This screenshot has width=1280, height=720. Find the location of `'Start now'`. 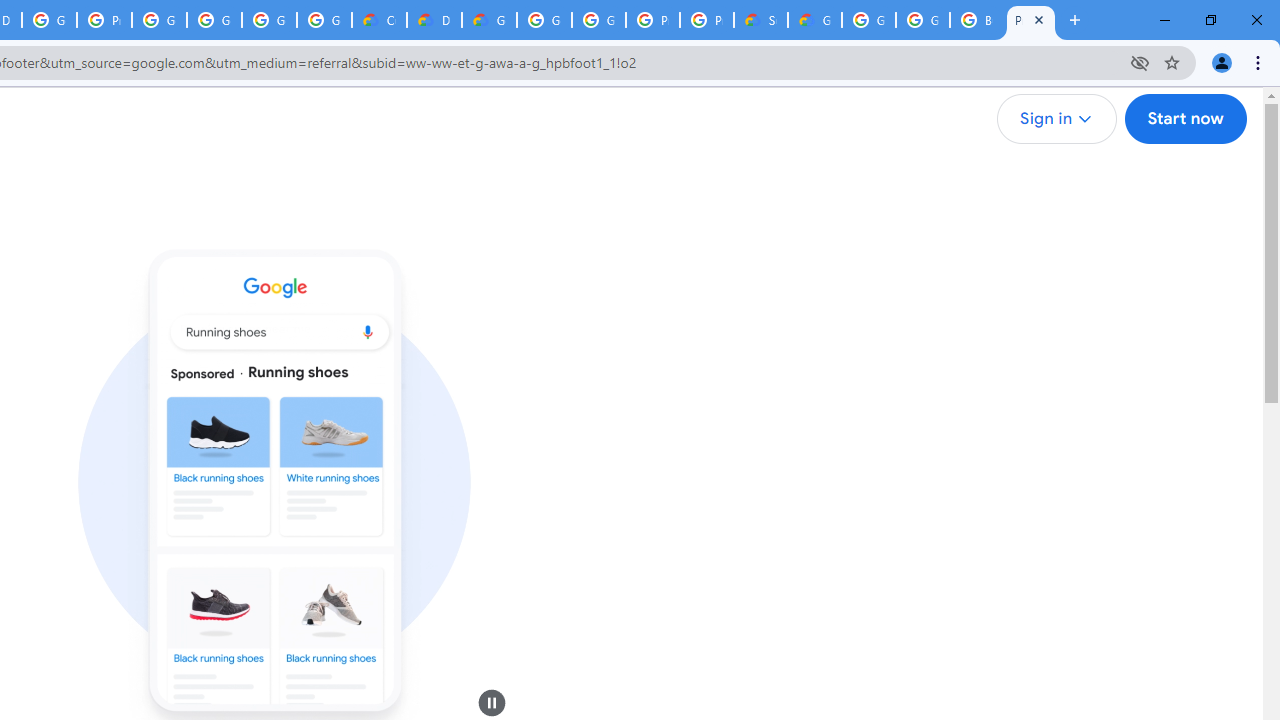

'Start now' is located at coordinates (1185, 119).